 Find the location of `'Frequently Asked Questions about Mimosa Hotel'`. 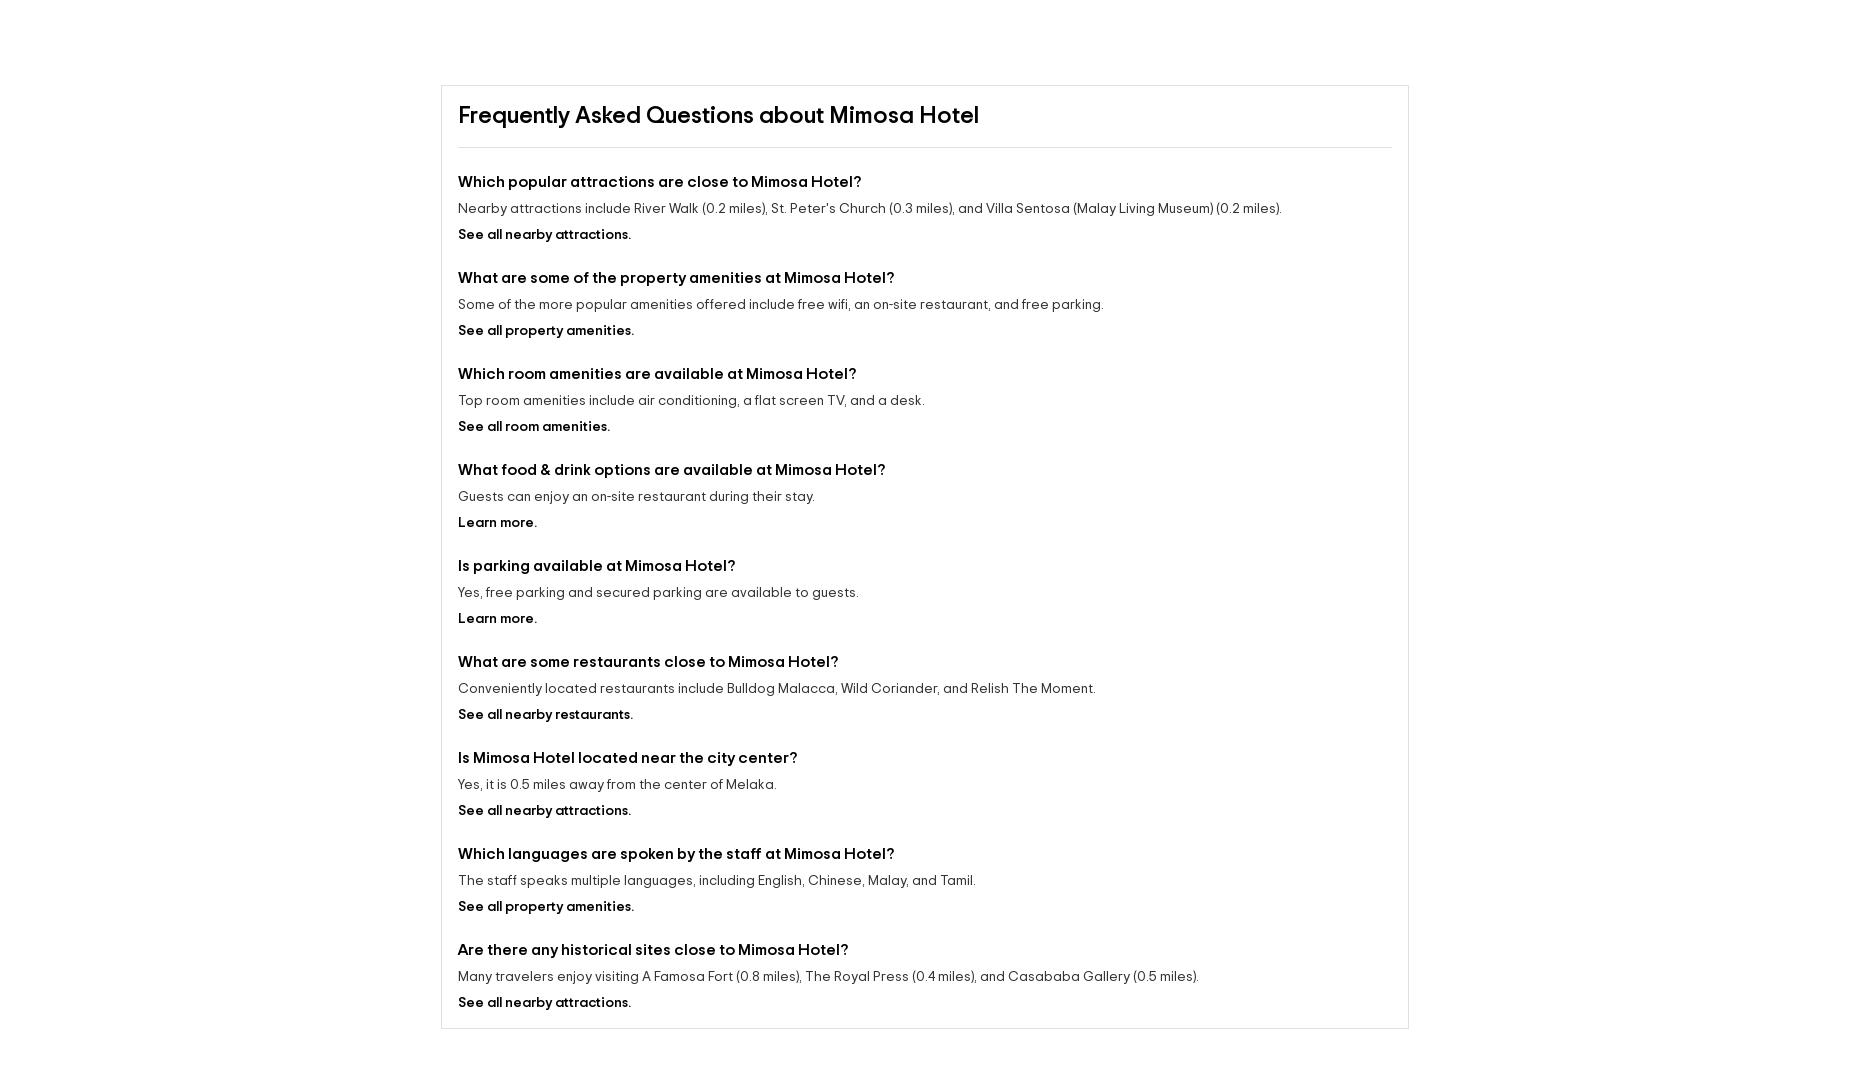

'Frequently Asked Questions about Mimosa Hotel' is located at coordinates (718, 115).